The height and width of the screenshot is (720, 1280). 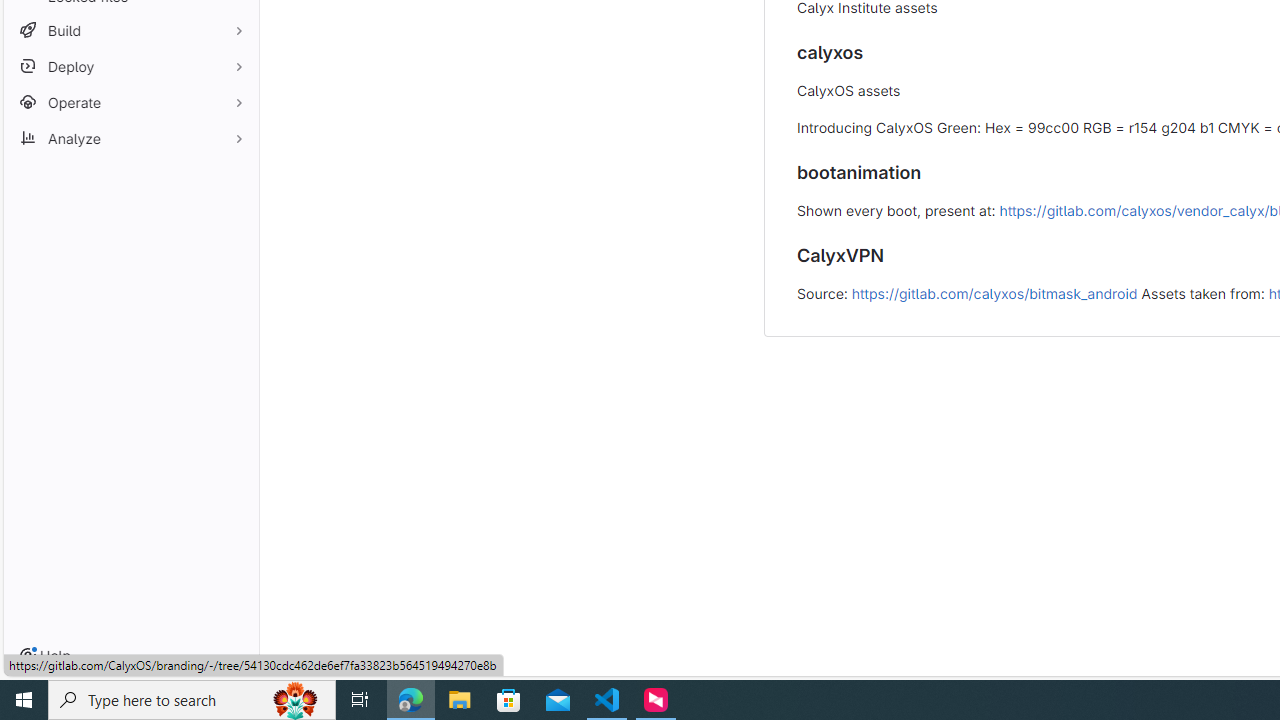 What do you see at coordinates (994, 292) in the screenshot?
I see `'https://gitlab.com/calyxos/bitmask_android'` at bounding box center [994, 292].